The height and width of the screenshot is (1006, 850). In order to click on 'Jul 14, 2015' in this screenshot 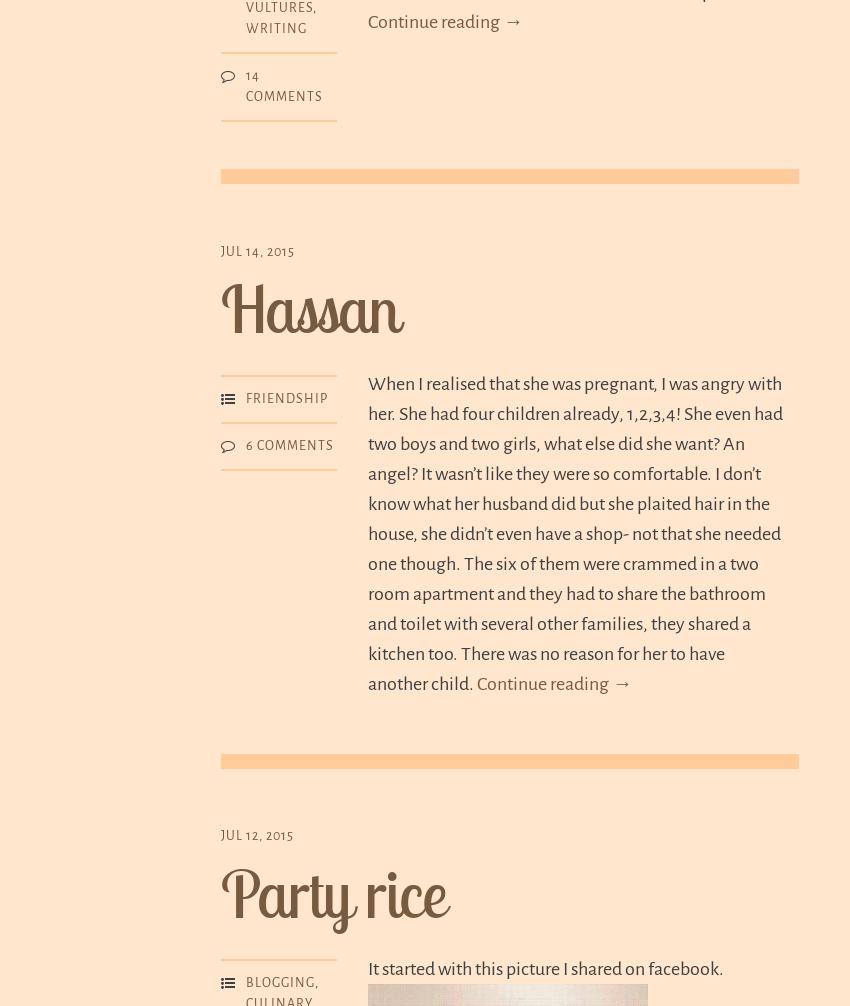, I will do `click(256, 250)`.